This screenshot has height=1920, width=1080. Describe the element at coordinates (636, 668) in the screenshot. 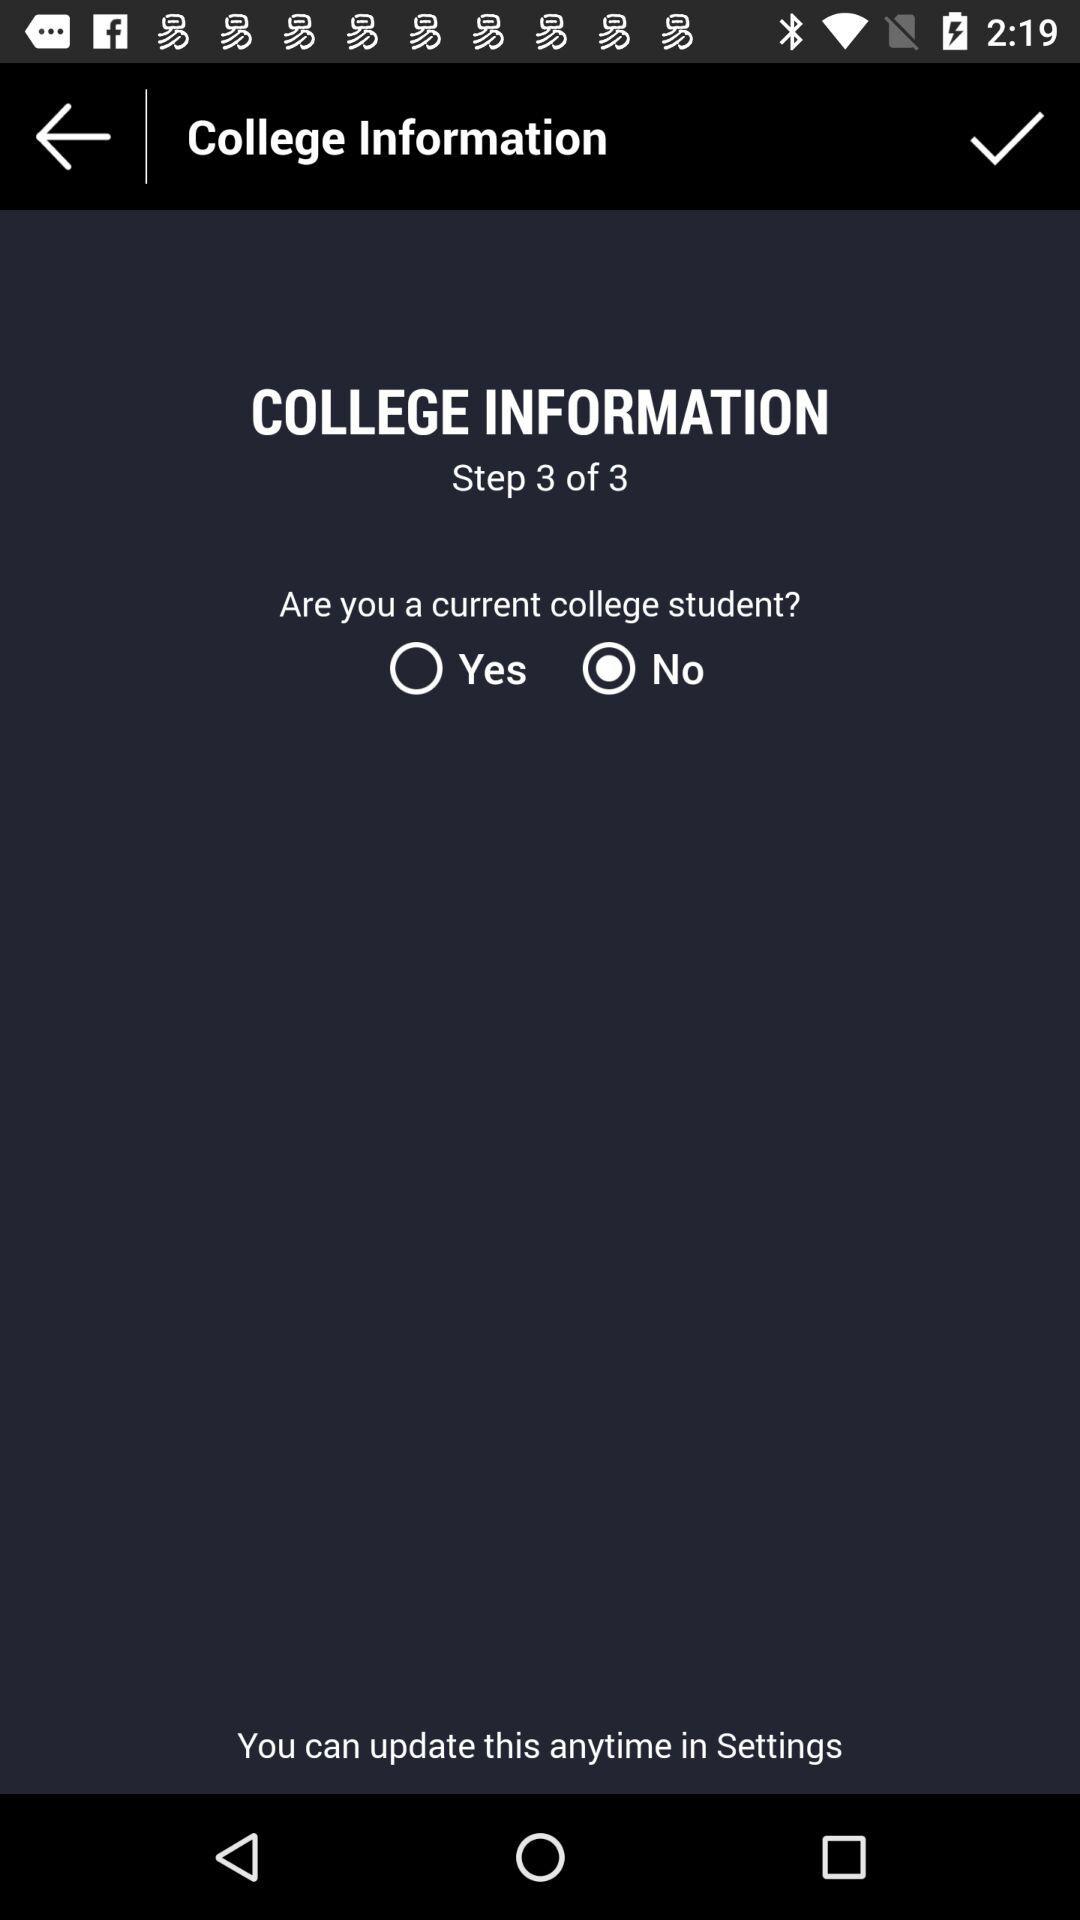

I see `the icon below the are you a item` at that location.